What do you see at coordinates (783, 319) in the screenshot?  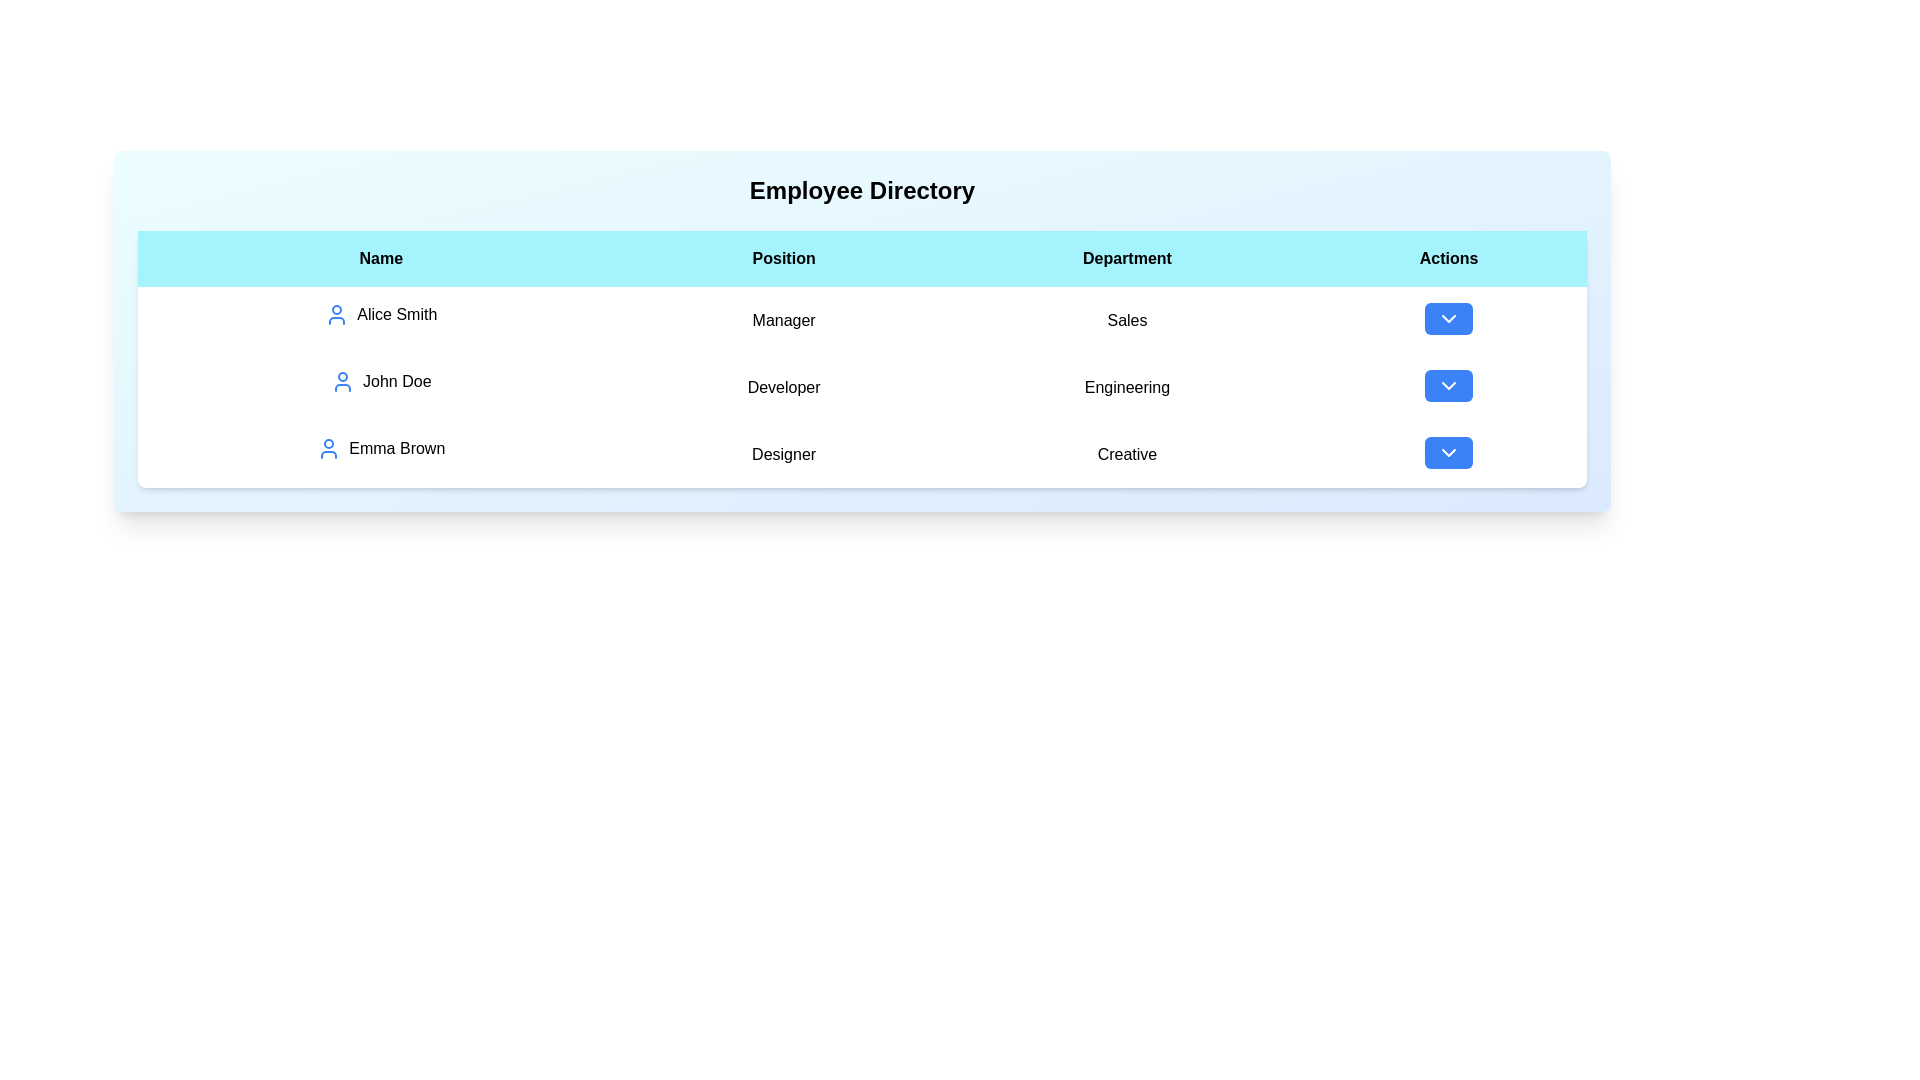 I see `the 'Position' text label in the first row of the table that indicates the job position of 'Alice Smith' and is aligned with 'Sales' from the 'Department' column` at bounding box center [783, 319].